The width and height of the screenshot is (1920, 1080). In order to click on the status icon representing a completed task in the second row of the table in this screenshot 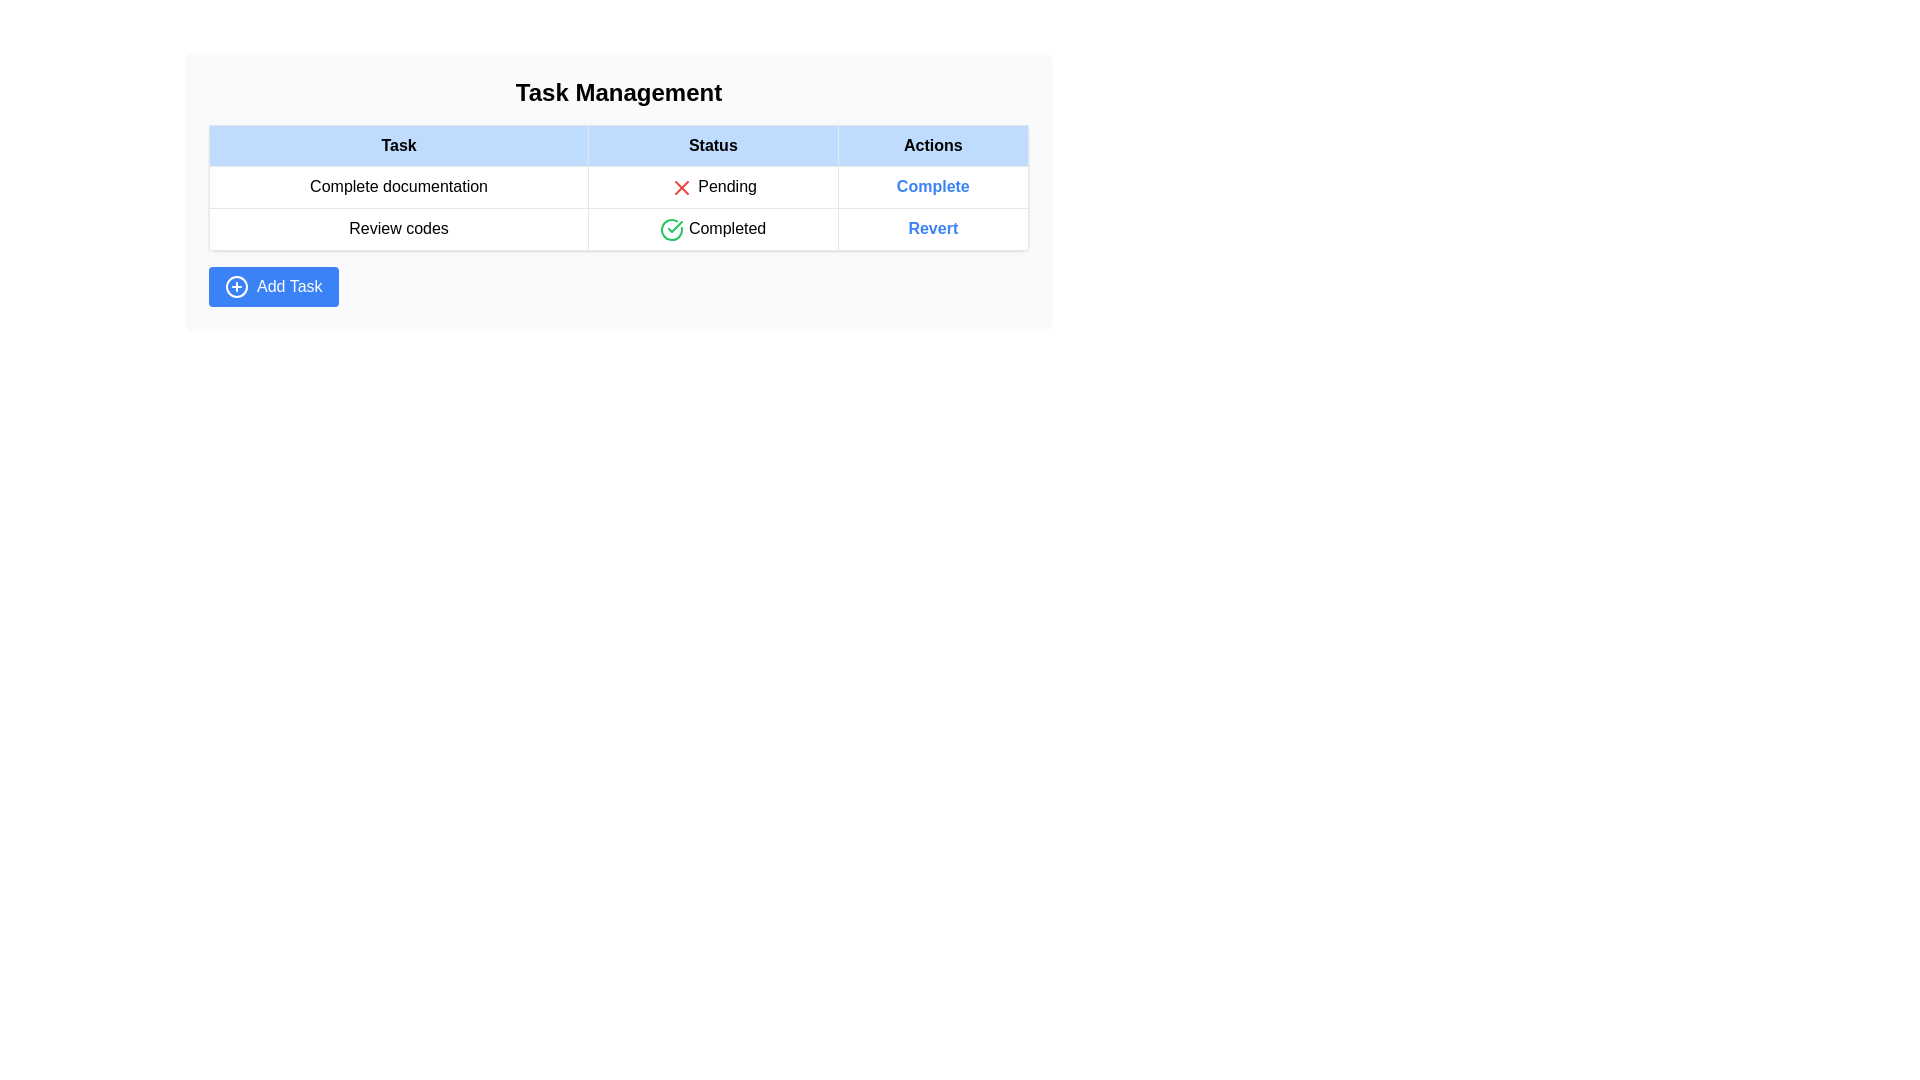, I will do `click(672, 228)`.